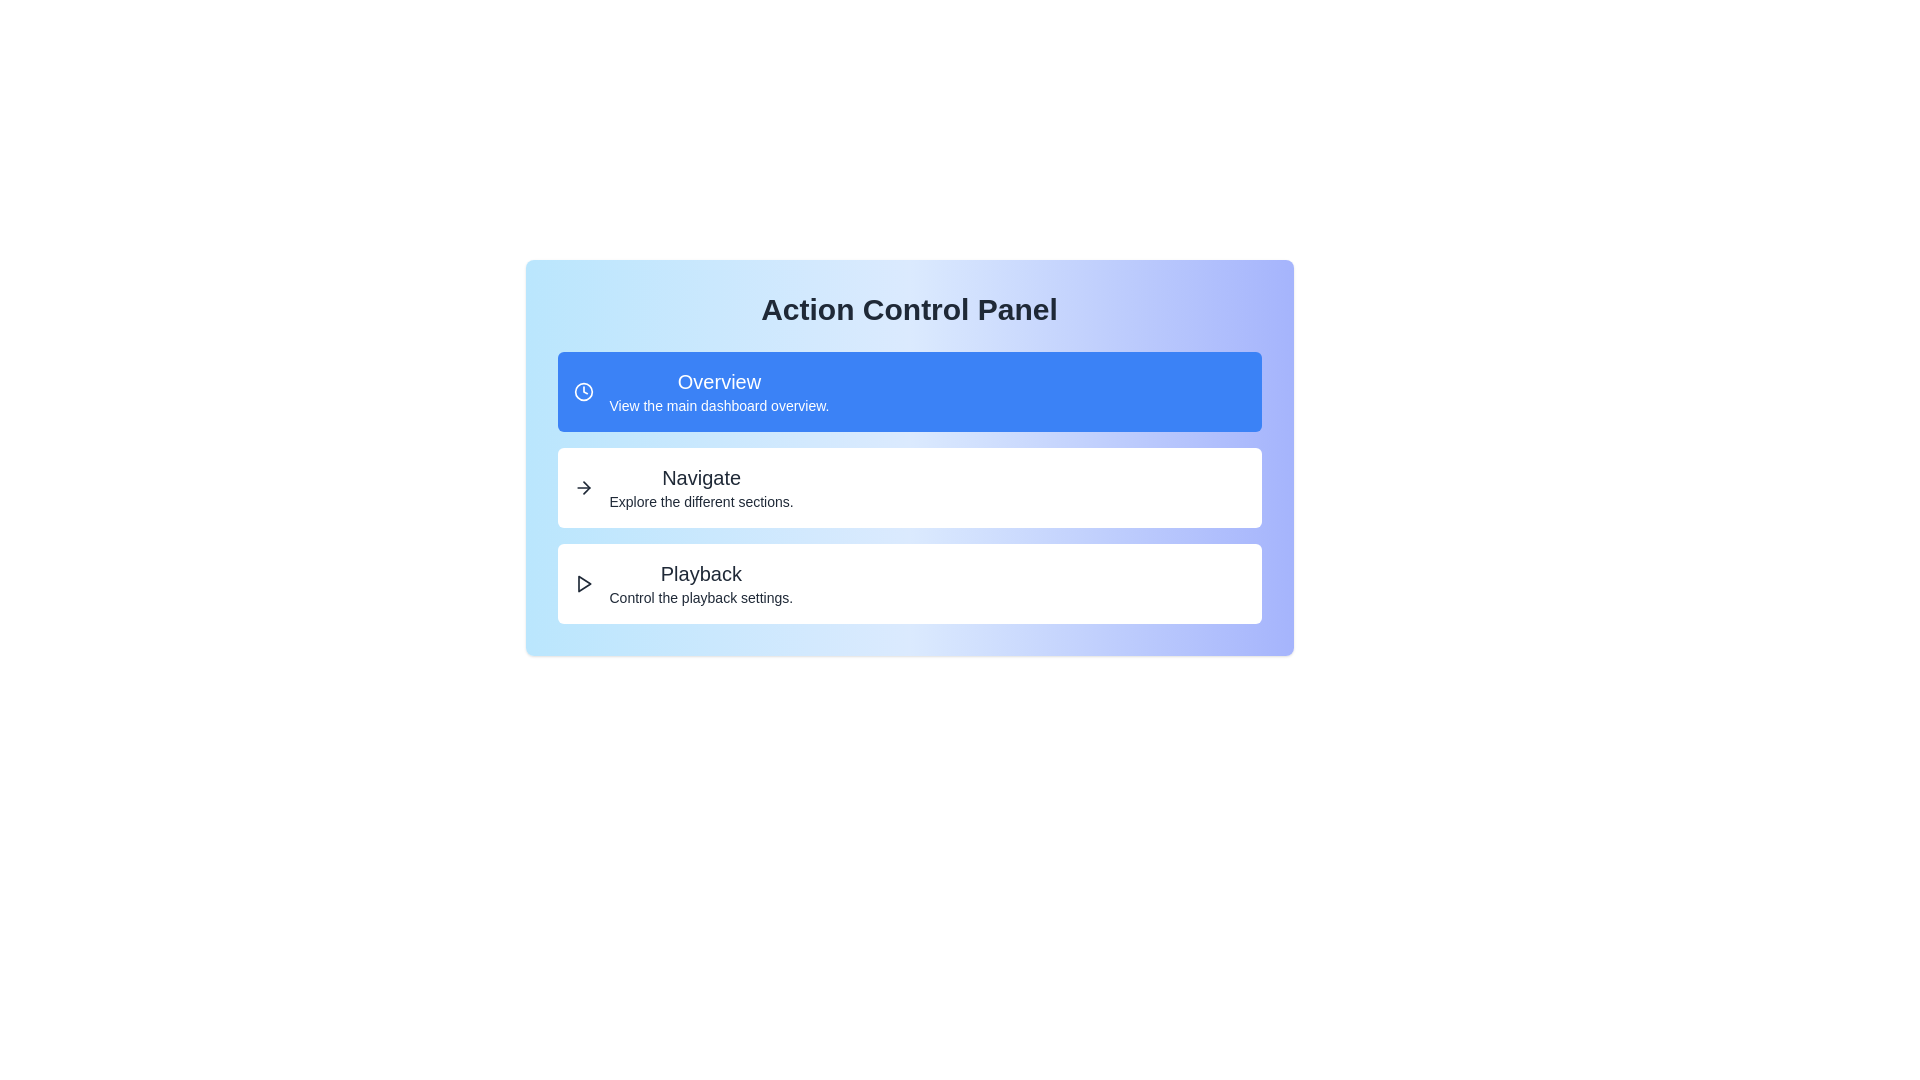 The height and width of the screenshot is (1080, 1920). Describe the element at coordinates (582, 392) in the screenshot. I see `the circular component of the clock-like icon located inside the blue rectangular area labeled 'Overview'` at that location.